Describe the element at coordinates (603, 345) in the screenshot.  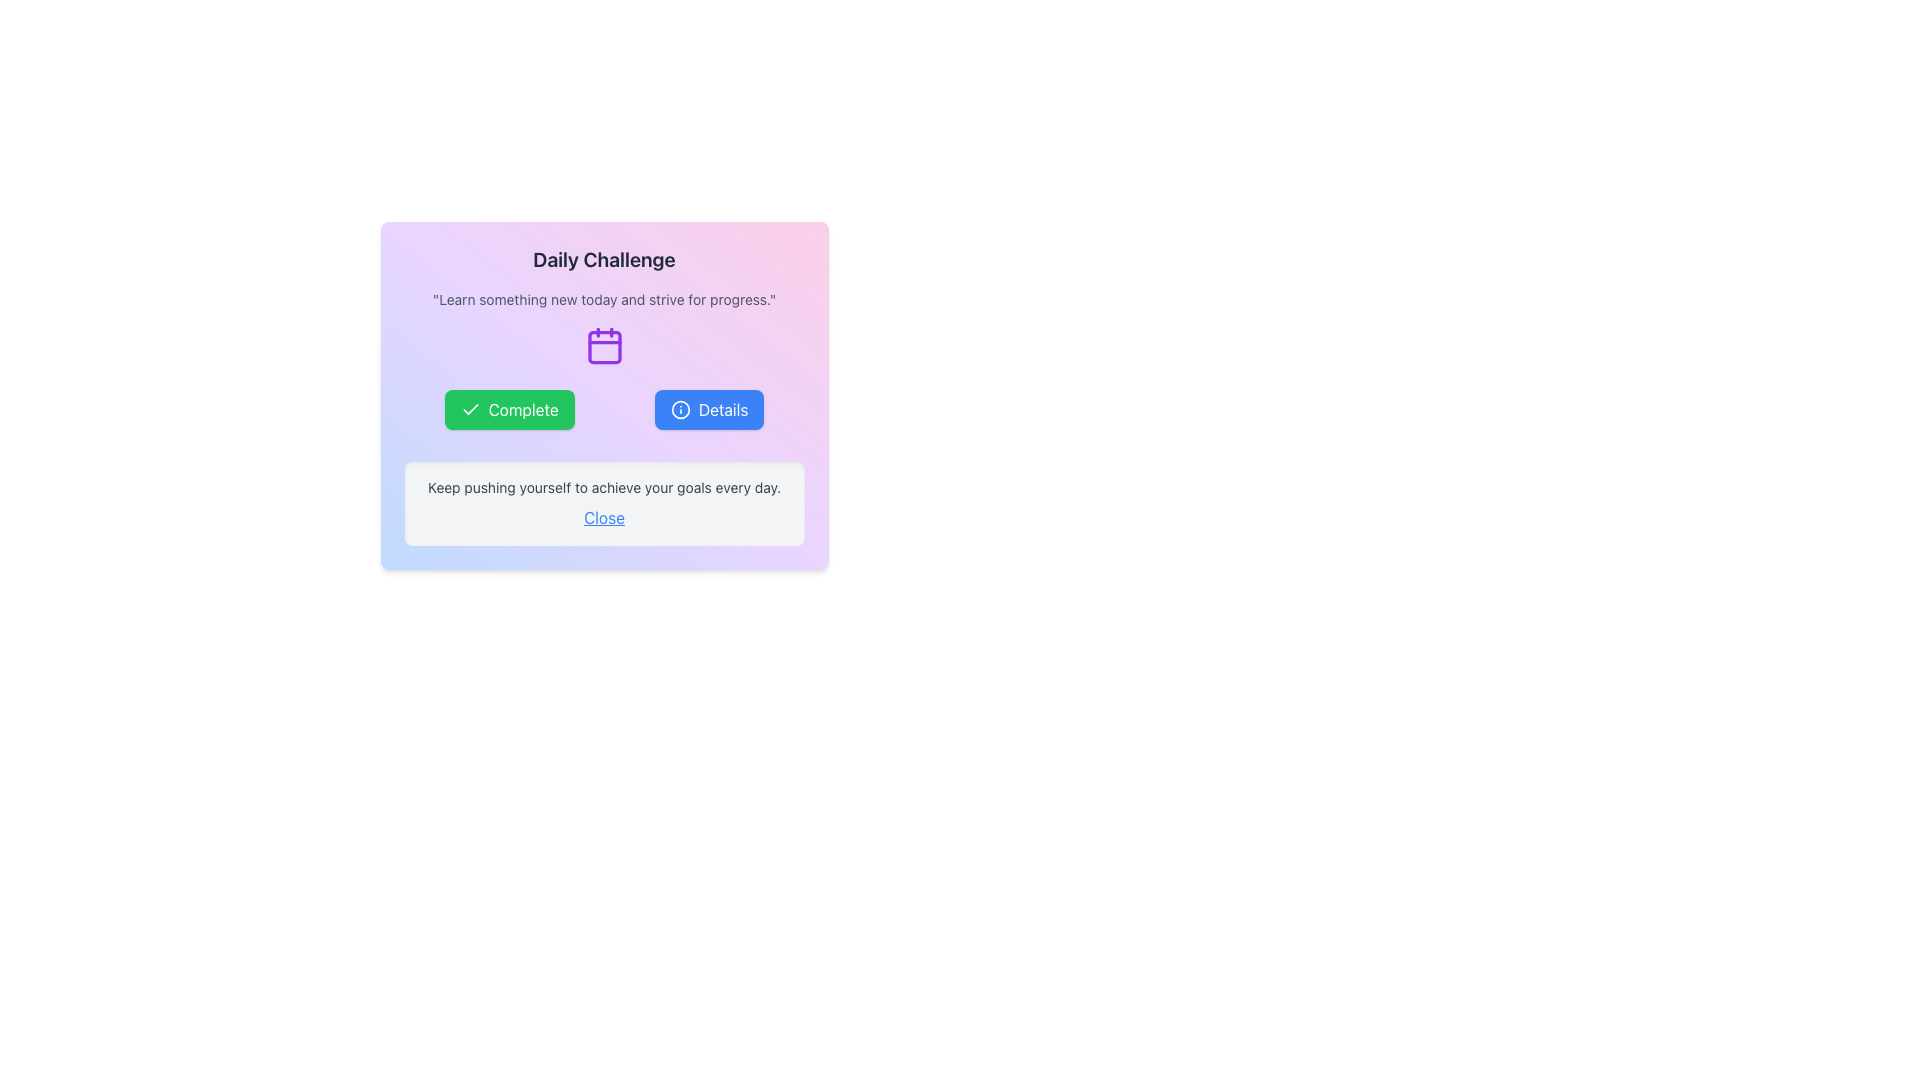
I see `the stylized calendar icon with a purple outline, located in the section containing 'Daily Challenge' text above and 'Complete' and 'Details' buttons below` at that location.